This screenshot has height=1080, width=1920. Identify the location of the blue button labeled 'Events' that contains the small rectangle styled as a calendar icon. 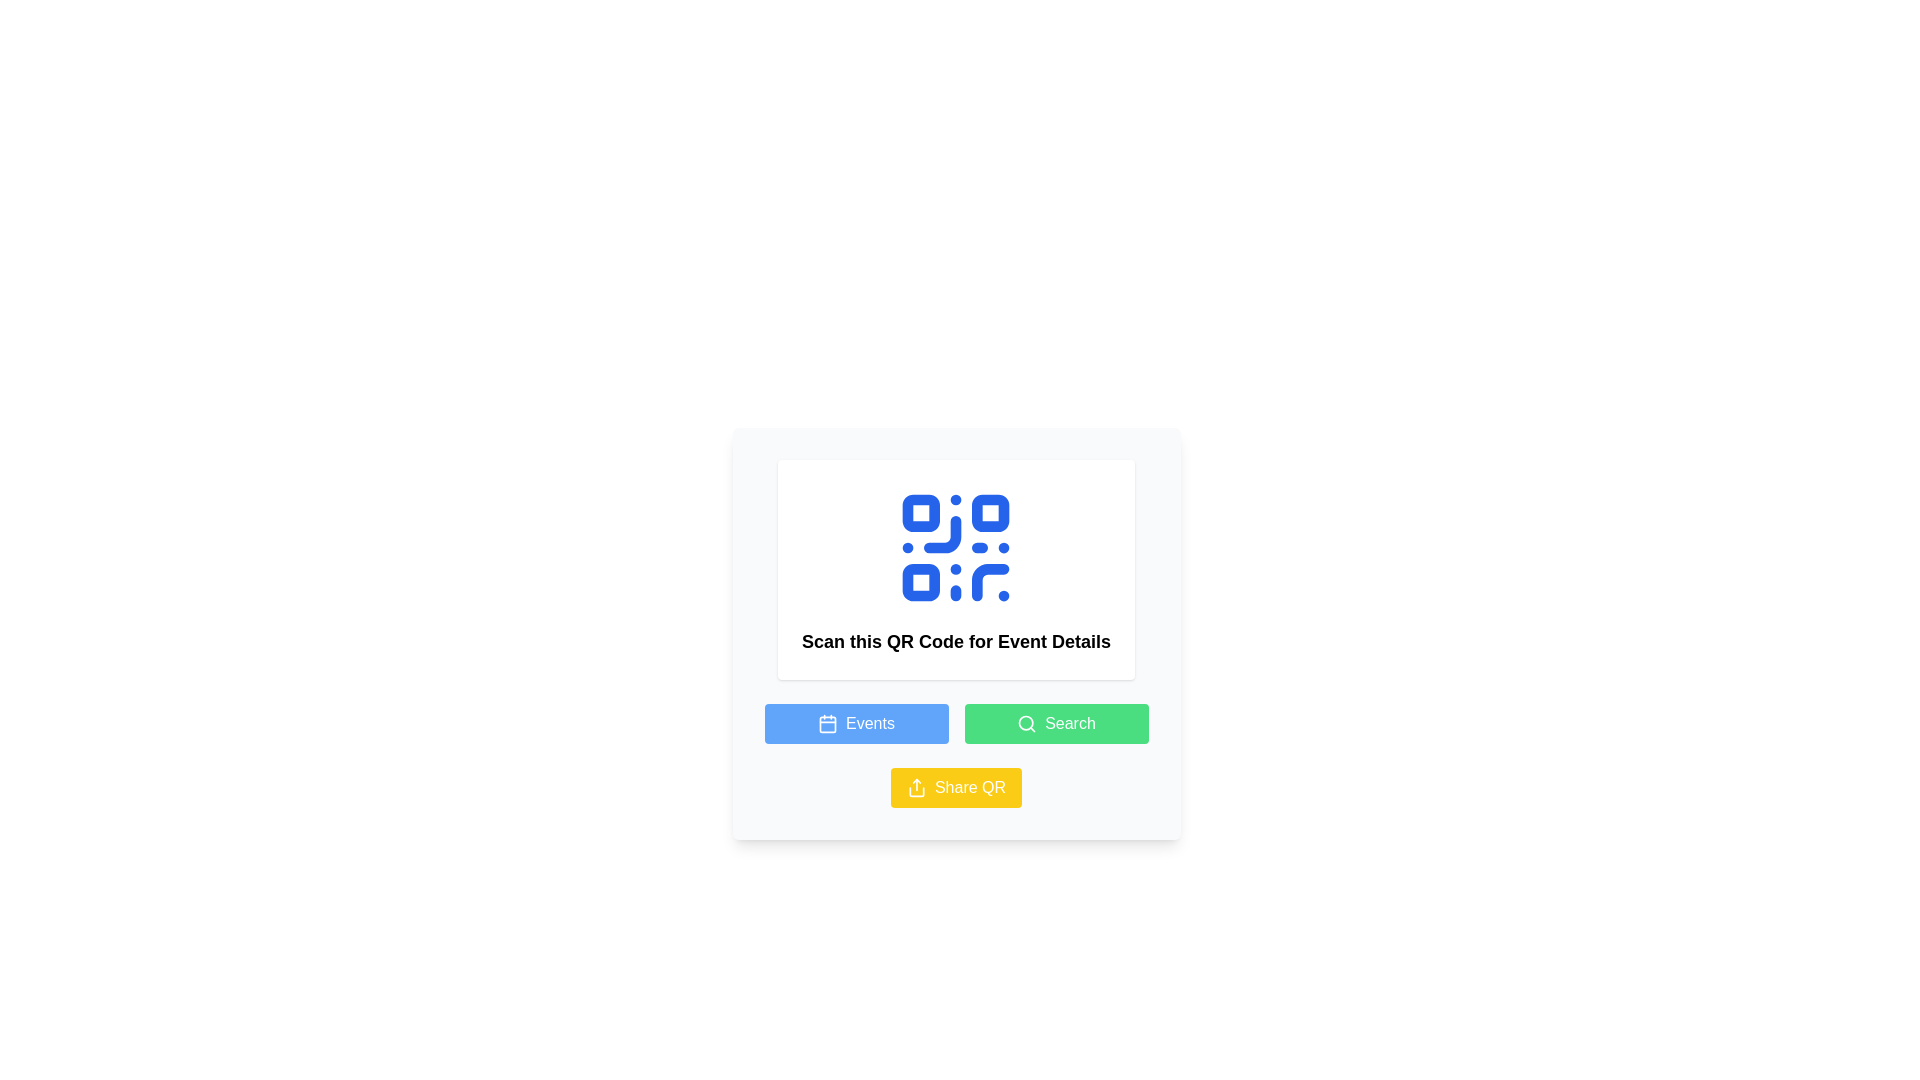
(828, 724).